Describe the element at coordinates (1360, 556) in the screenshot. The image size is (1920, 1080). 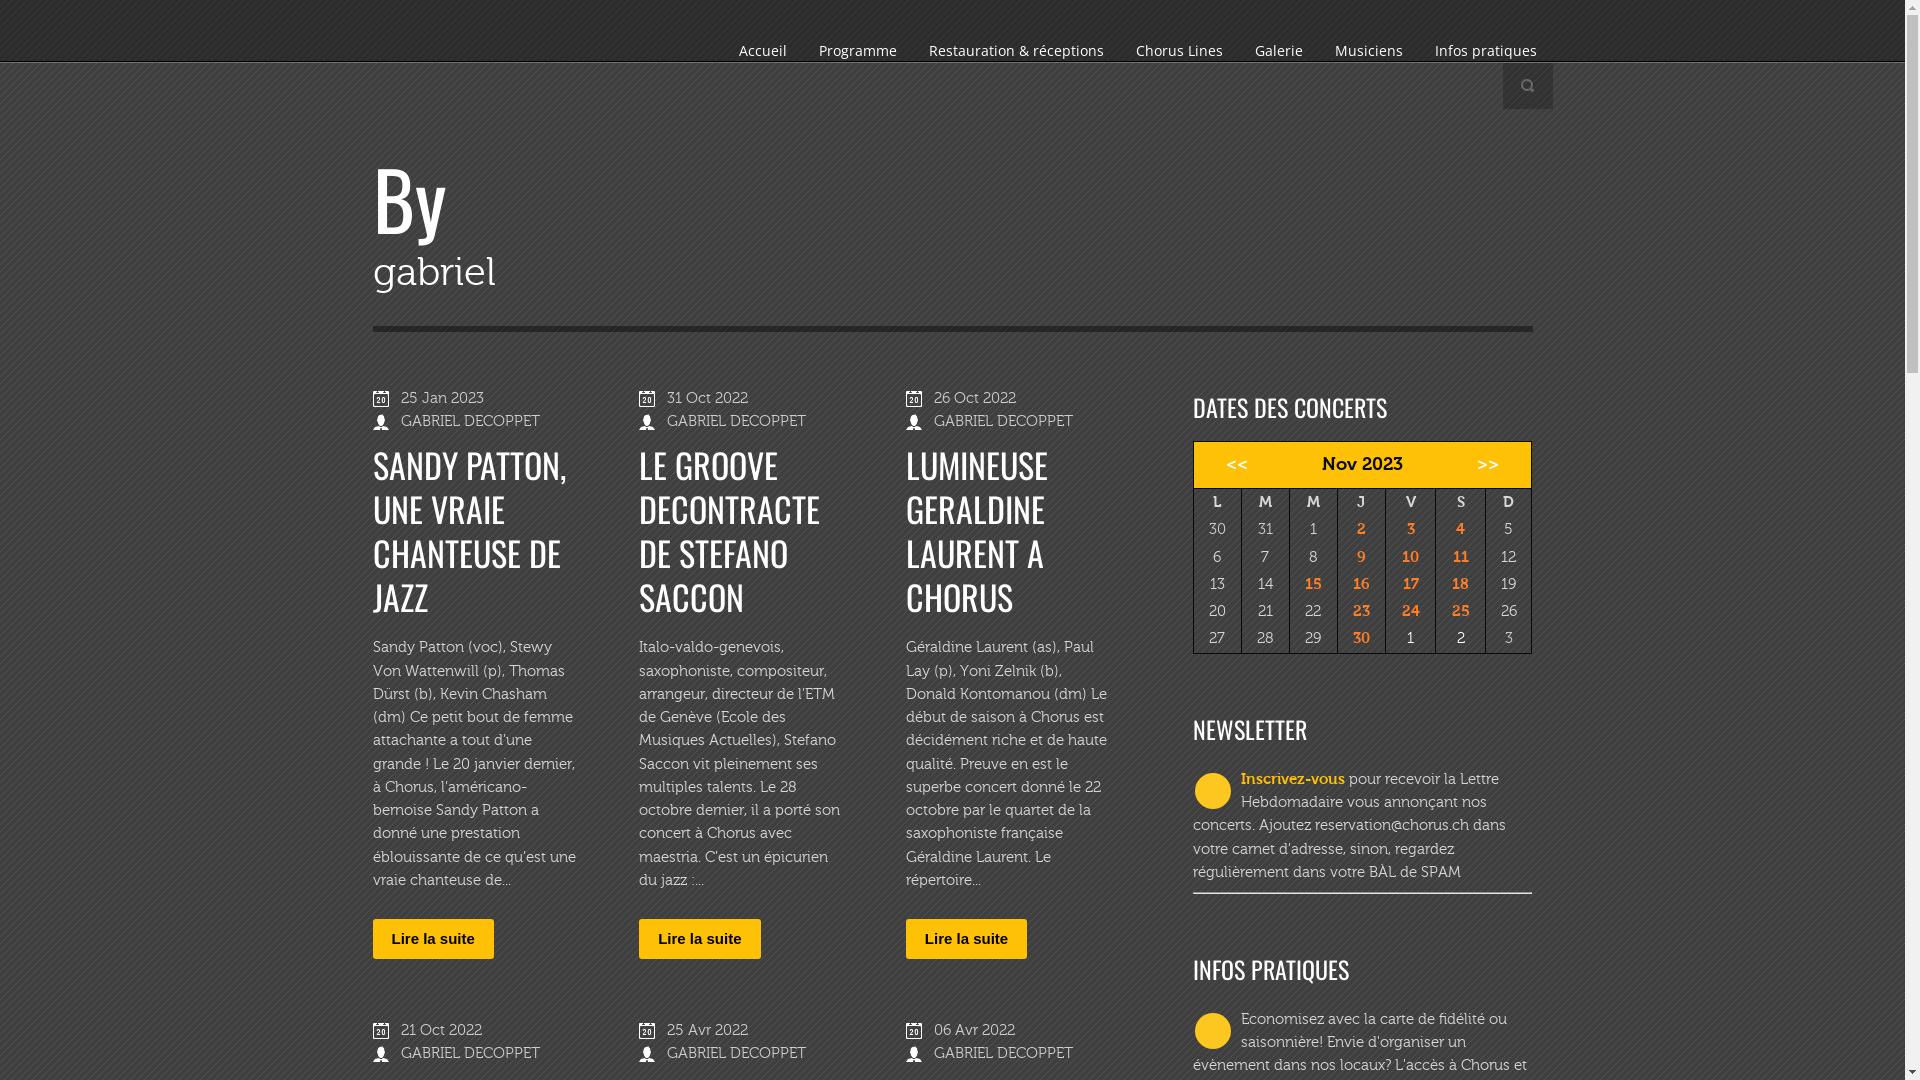
I see `'9'` at that location.